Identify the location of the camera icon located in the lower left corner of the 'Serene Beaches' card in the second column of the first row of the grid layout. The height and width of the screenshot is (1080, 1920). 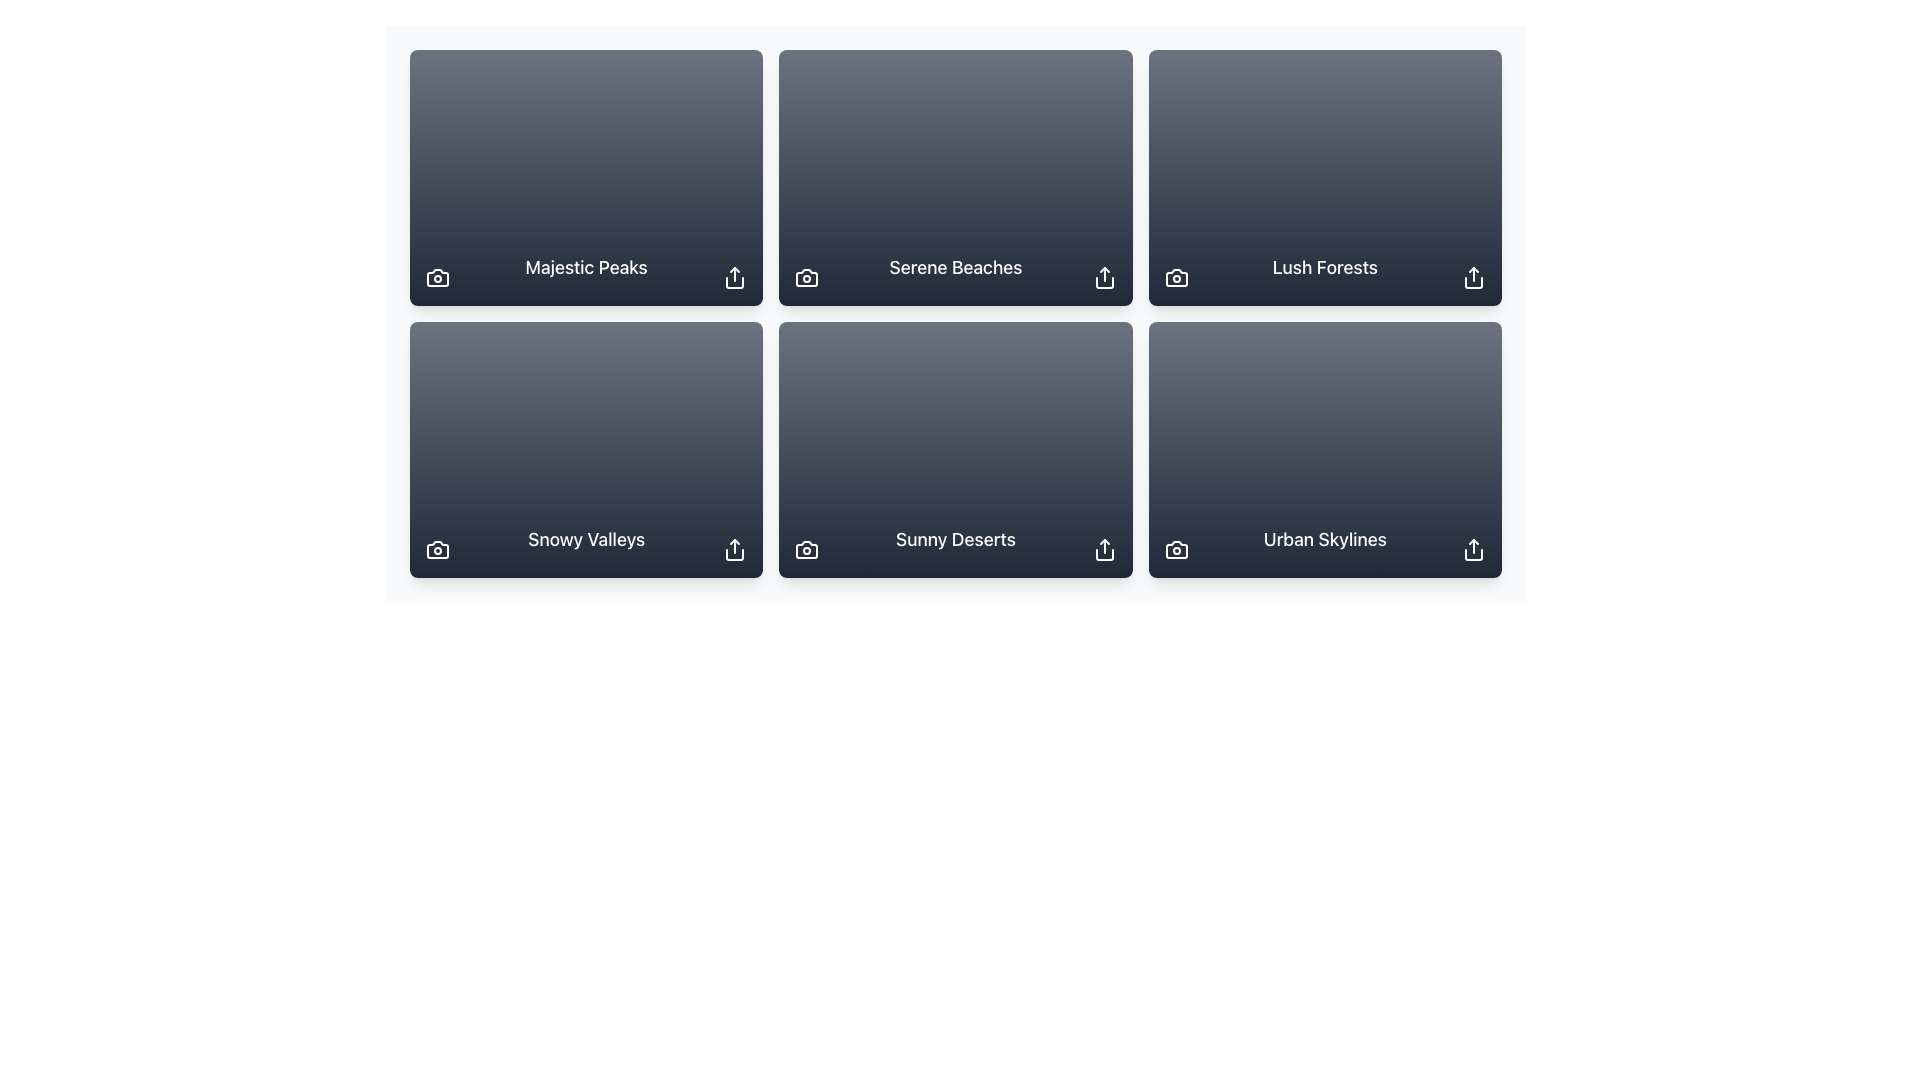
(807, 277).